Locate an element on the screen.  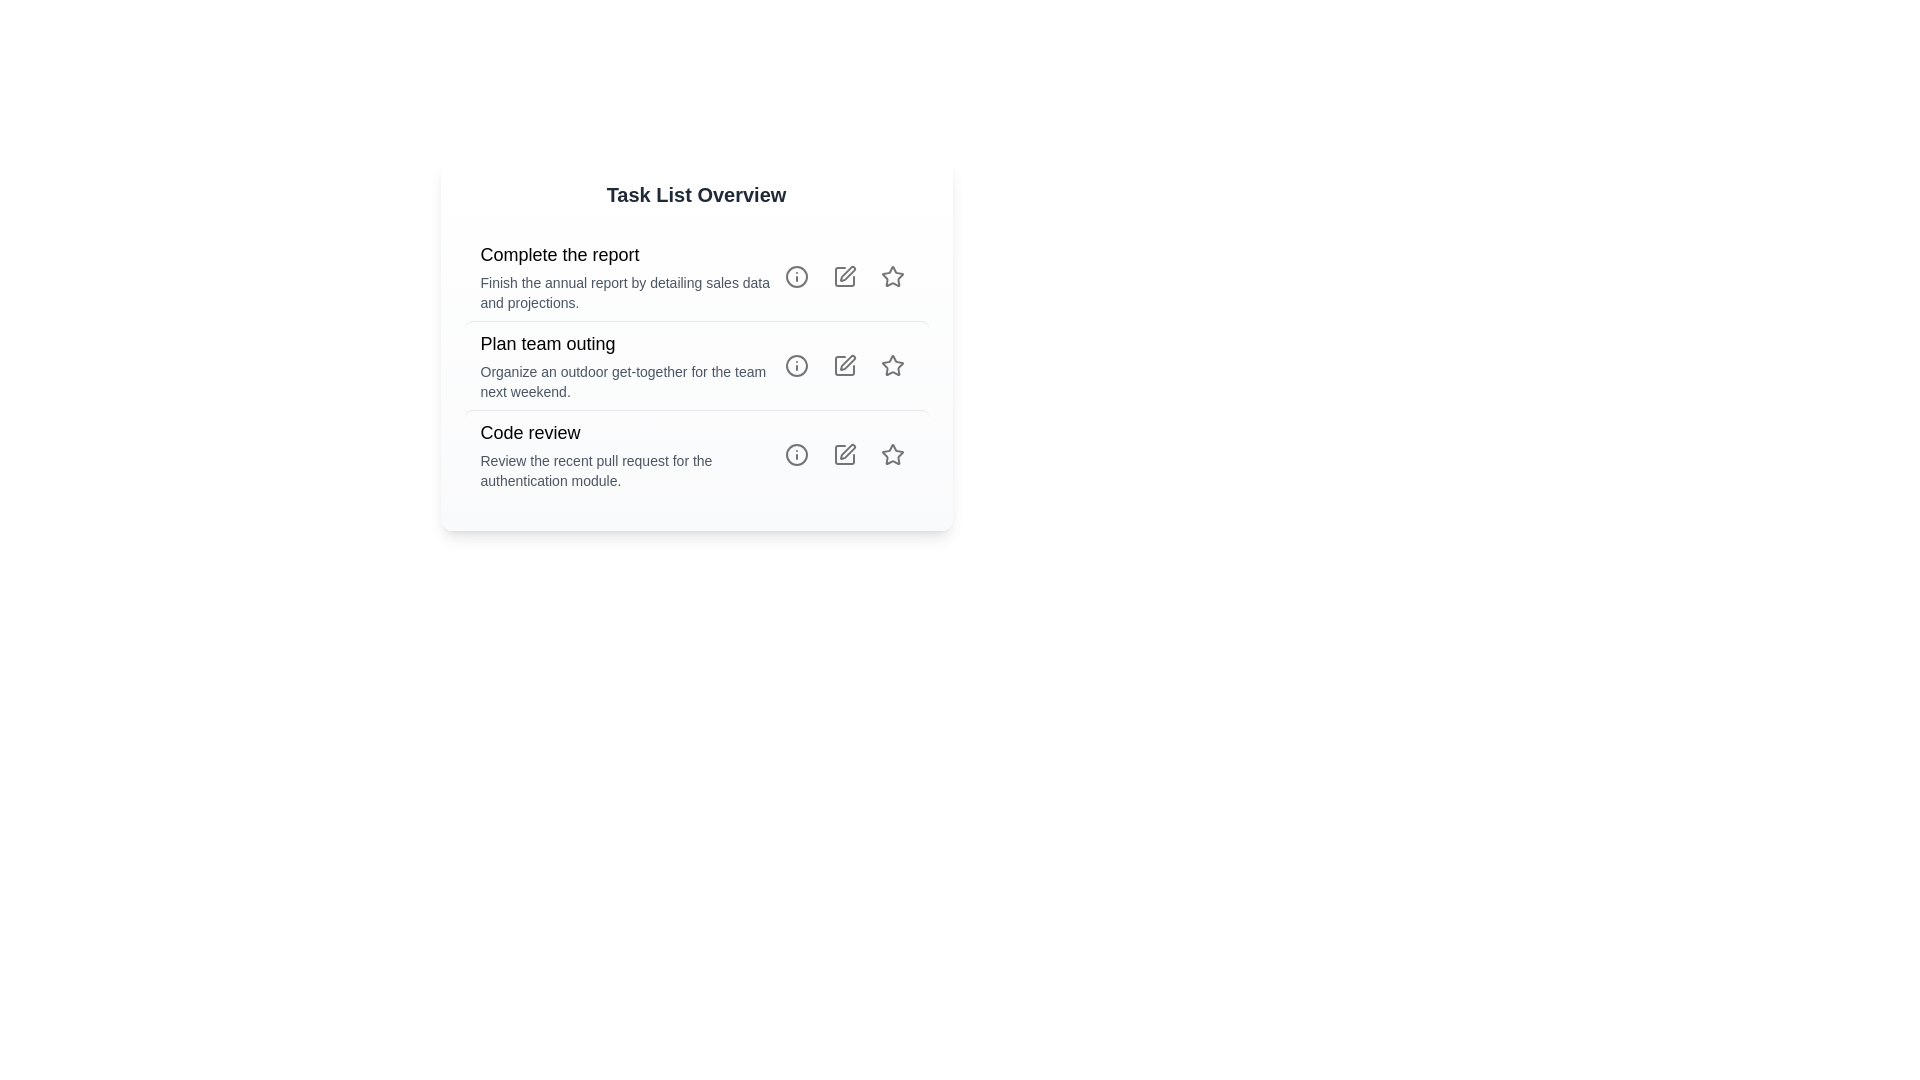
the edit icon represented by a pencil overlaying a square, located on the right side of the 'Code review' task item in the third row of the task list to receive a tooltip if available is located at coordinates (844, 455).